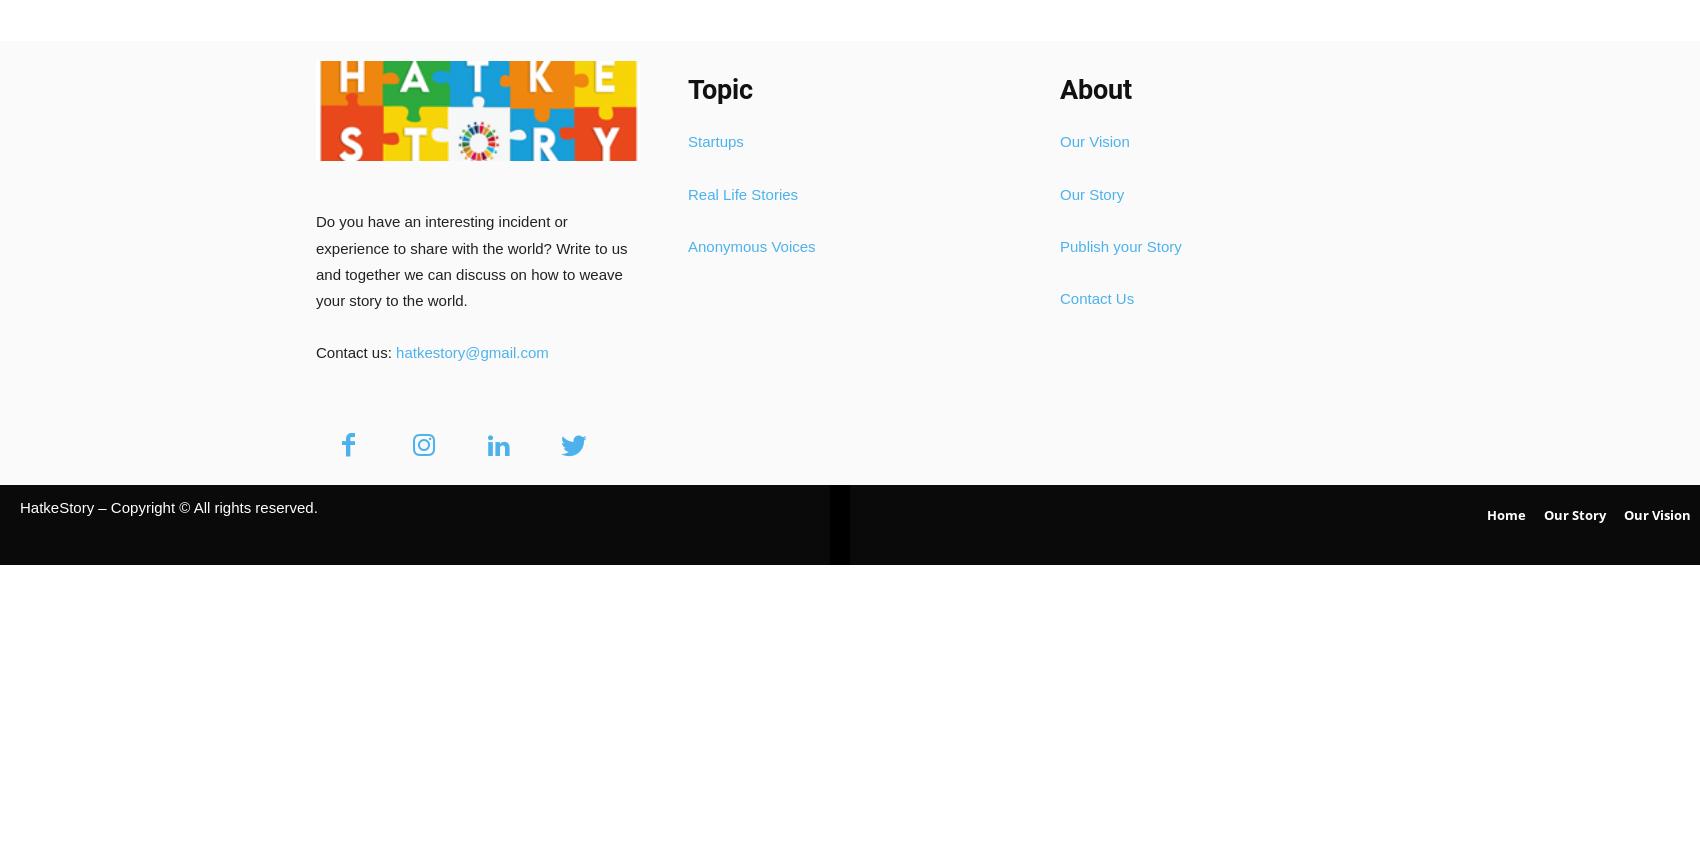  Describe the element at coordinates (1094, 141) in the screenshot. I see `'Our Vision'` at that location.